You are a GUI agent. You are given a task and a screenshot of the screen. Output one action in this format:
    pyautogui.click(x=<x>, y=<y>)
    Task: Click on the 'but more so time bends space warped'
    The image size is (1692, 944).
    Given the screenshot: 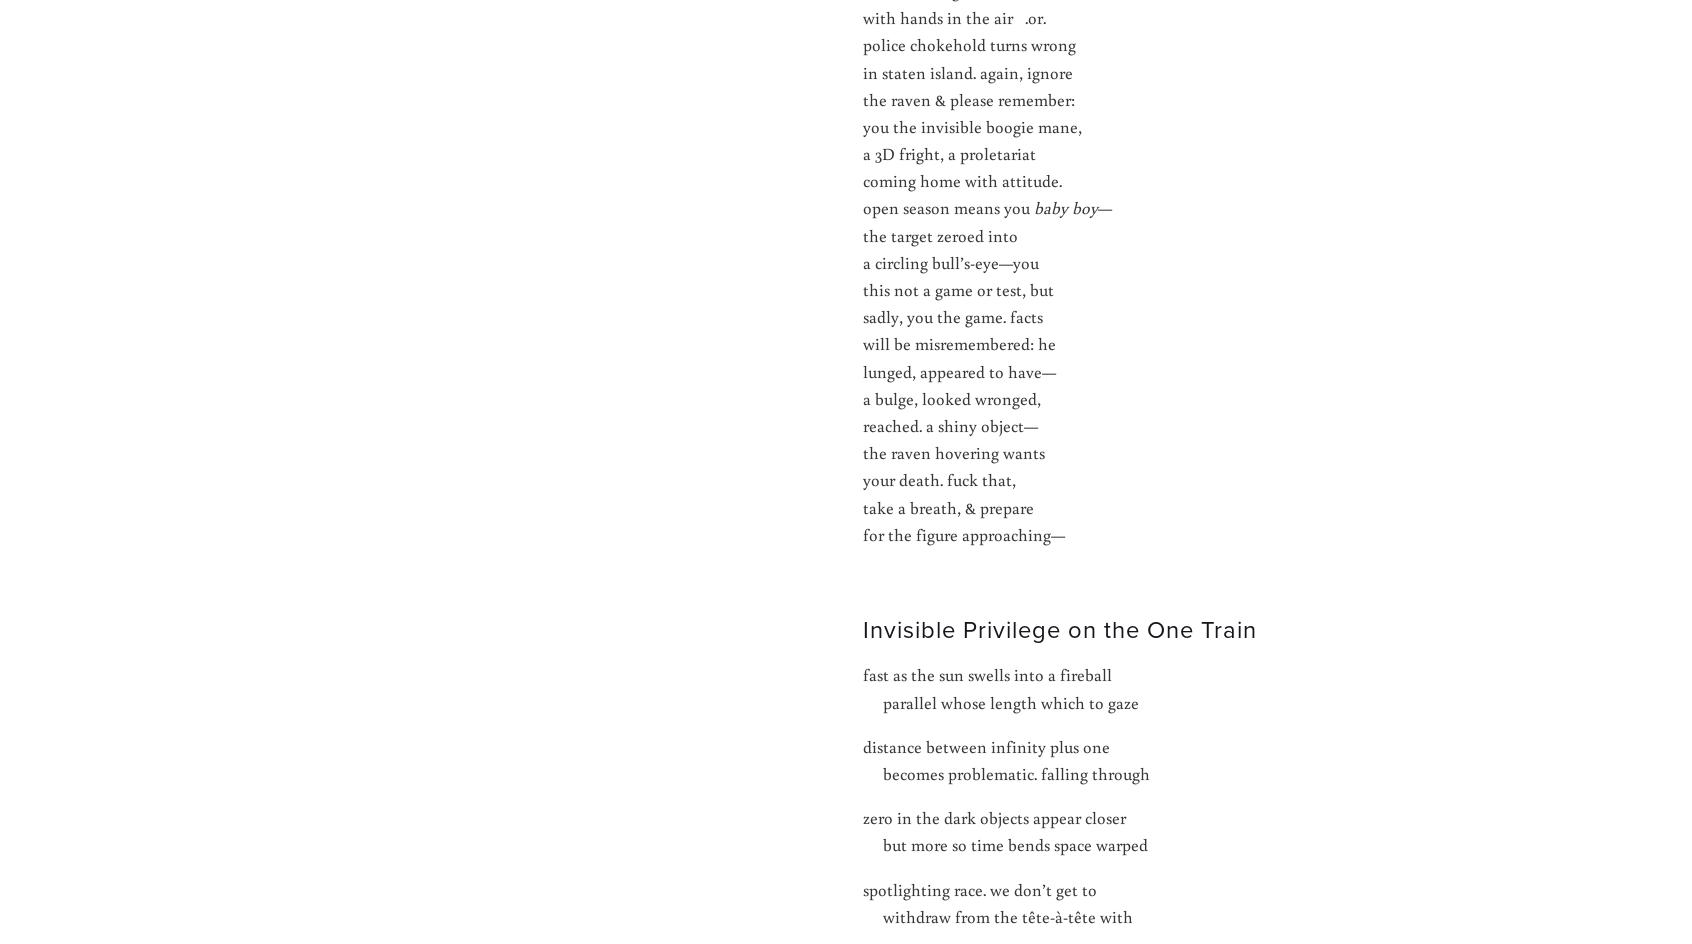 What is the action you would take?
    pyautogui.click(x=1006, y=844)
    